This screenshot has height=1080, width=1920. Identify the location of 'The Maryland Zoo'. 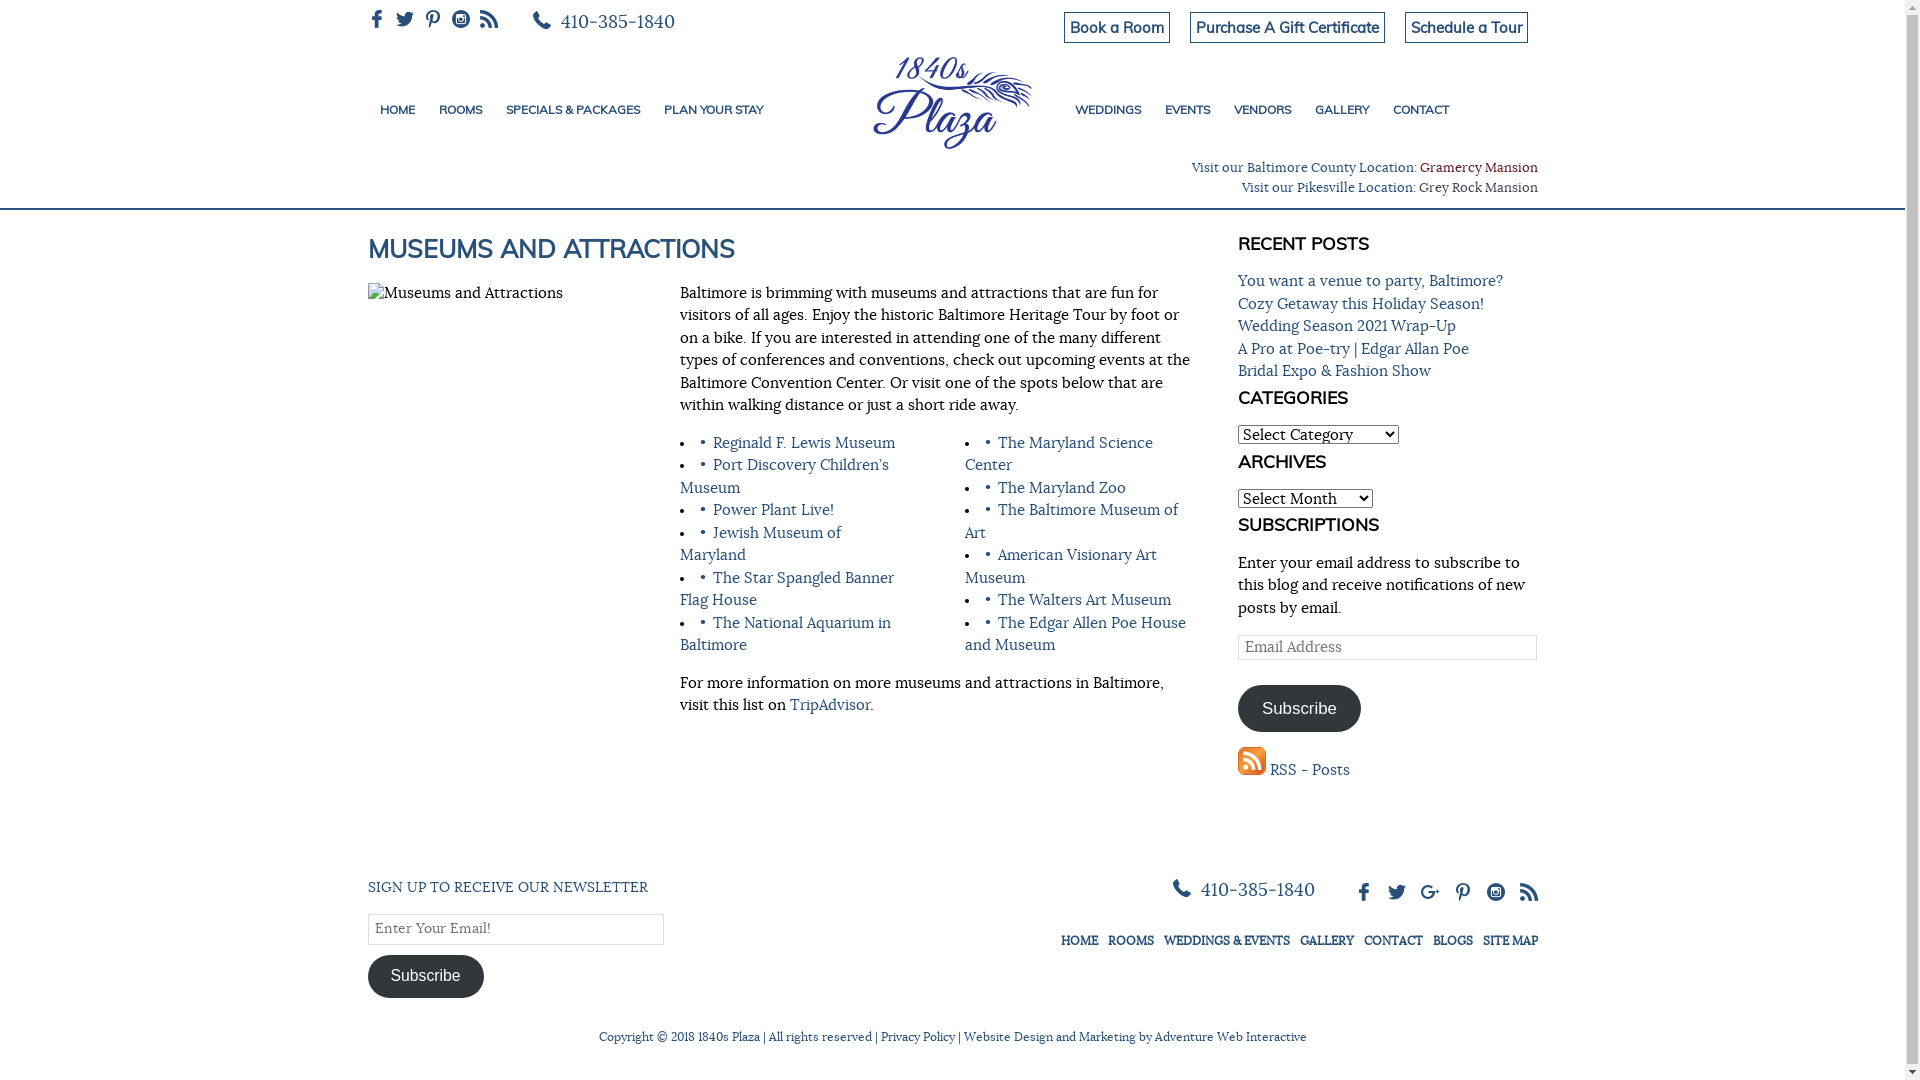
(998, 487).